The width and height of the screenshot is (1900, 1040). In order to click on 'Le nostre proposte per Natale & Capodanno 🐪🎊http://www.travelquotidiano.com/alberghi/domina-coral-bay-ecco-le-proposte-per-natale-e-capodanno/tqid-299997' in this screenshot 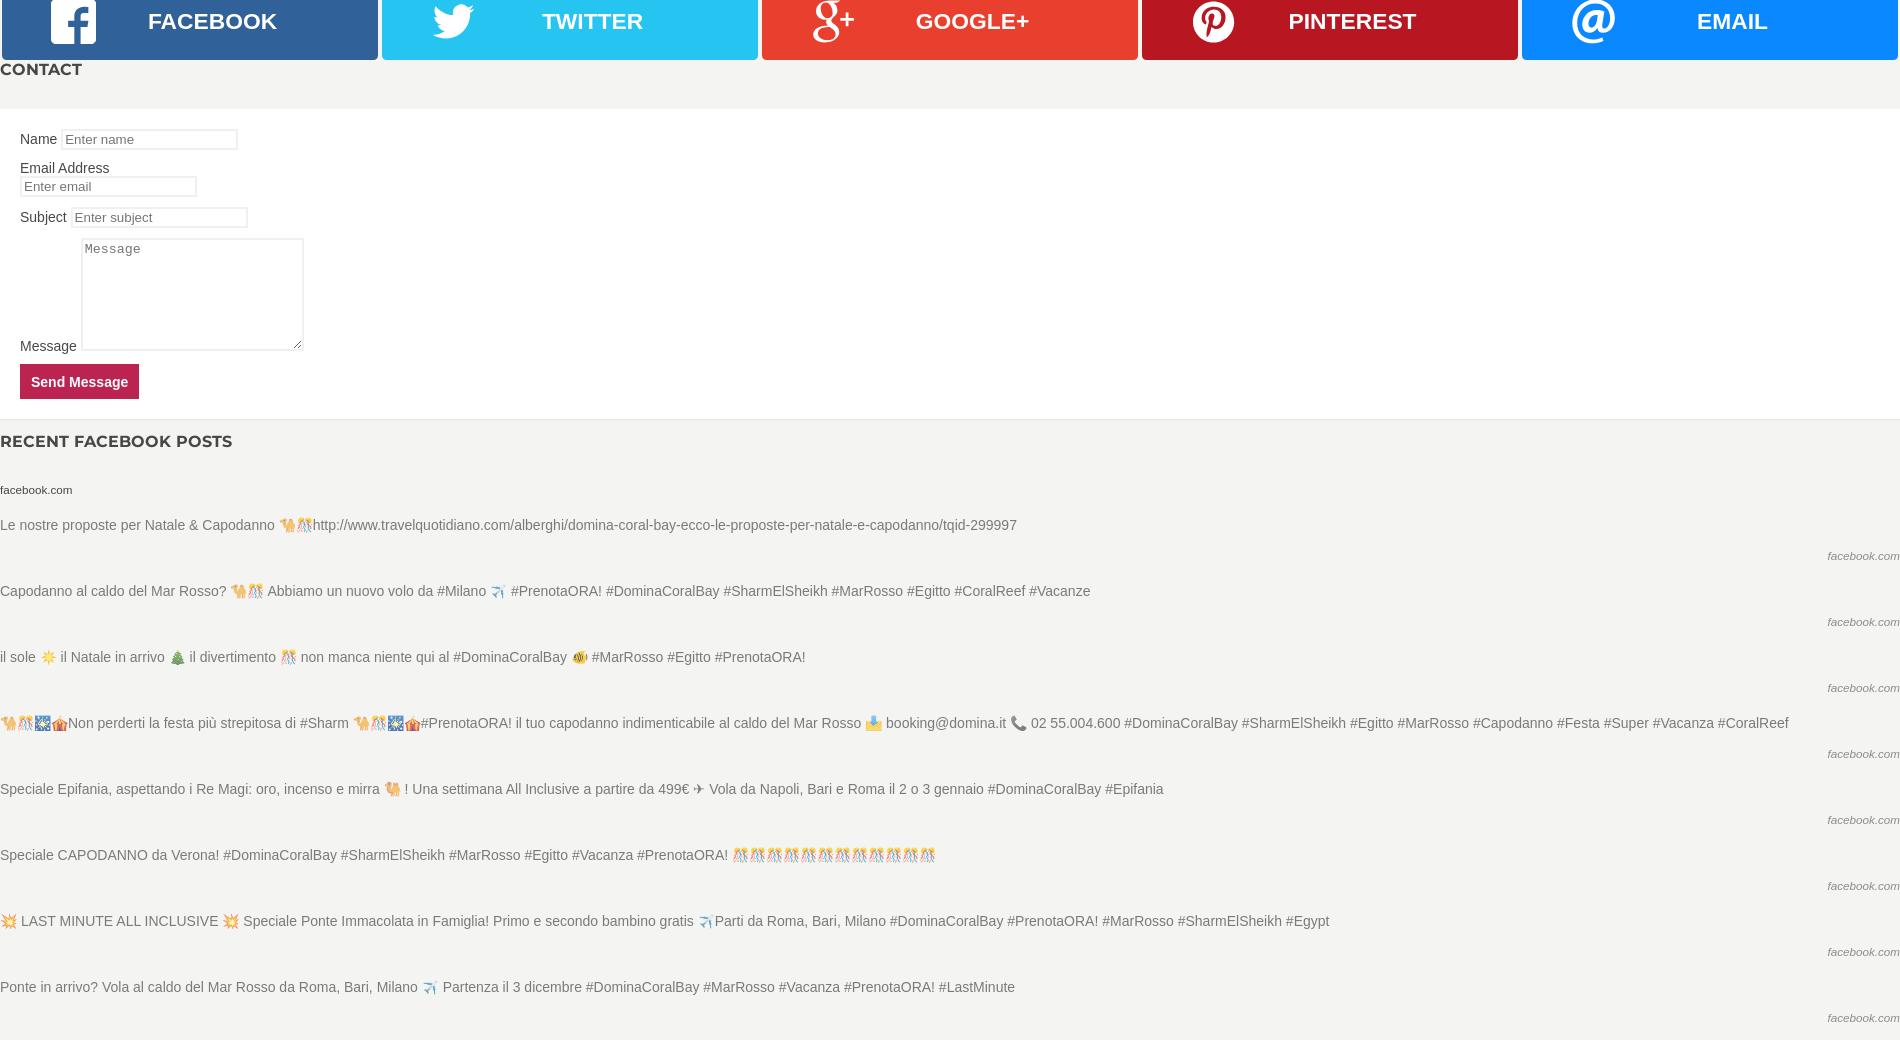, I will do `click(0, 523)`.